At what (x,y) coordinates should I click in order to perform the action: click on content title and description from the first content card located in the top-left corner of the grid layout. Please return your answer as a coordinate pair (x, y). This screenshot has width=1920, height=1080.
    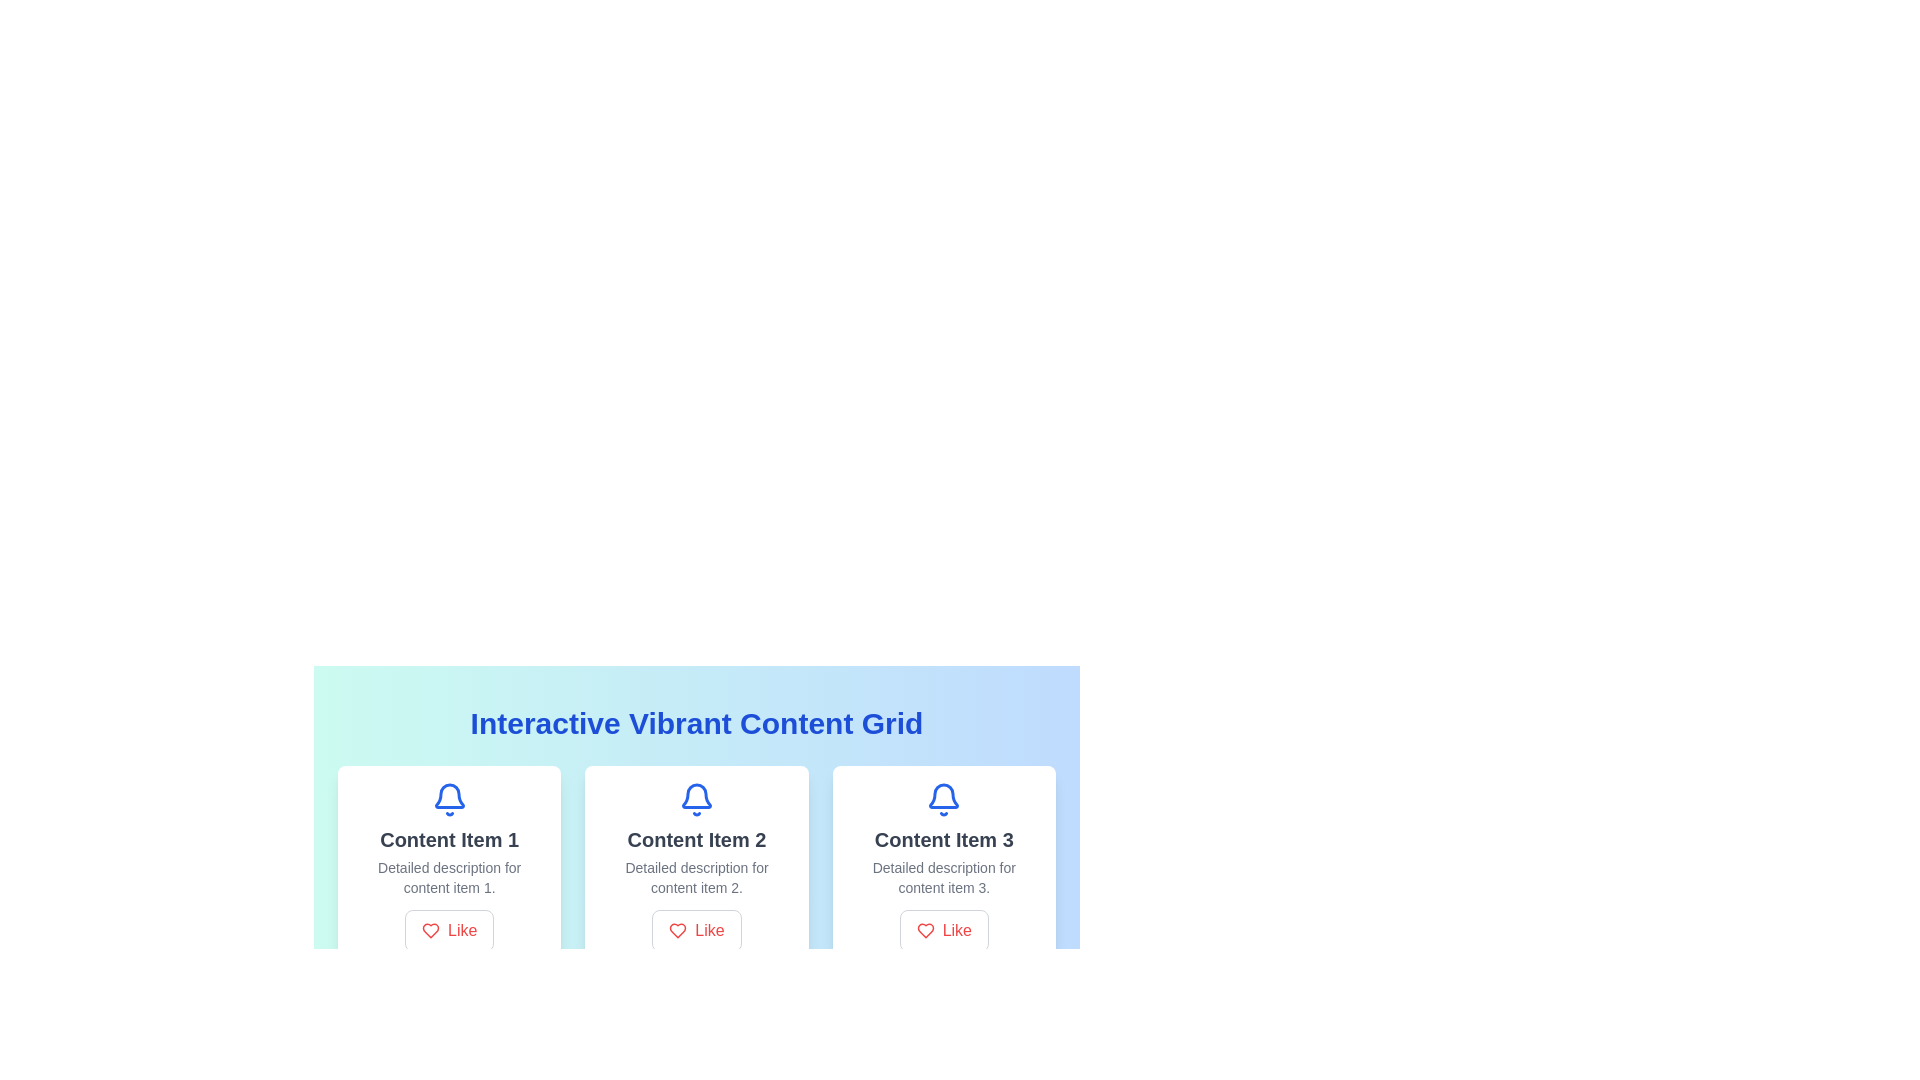
    Looking at the image, I should click on (448, 866).